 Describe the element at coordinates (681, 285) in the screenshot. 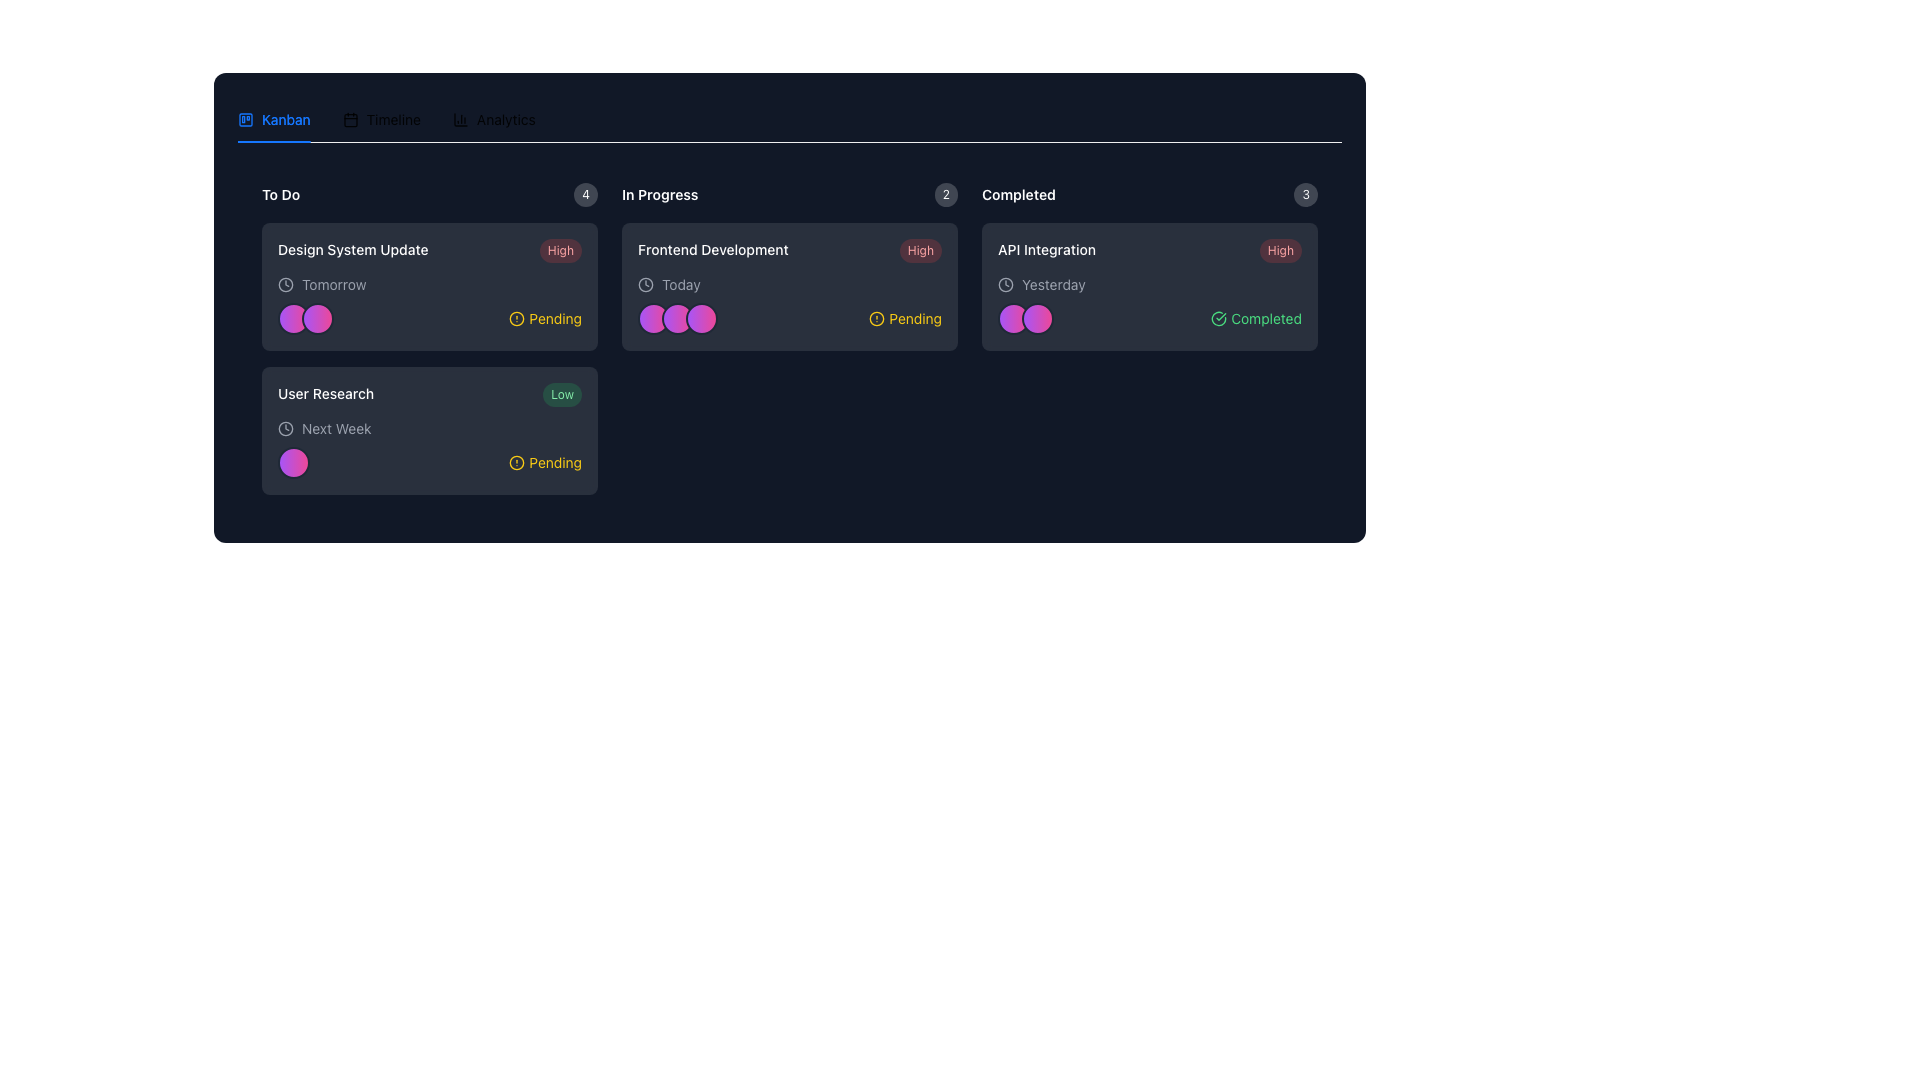

I see `the static text label displaying the word 'Today', which is styled in gray and located in the second column 'In Progress' of the 'Frontend Development' card, positioned next to a clock icon` at that location.